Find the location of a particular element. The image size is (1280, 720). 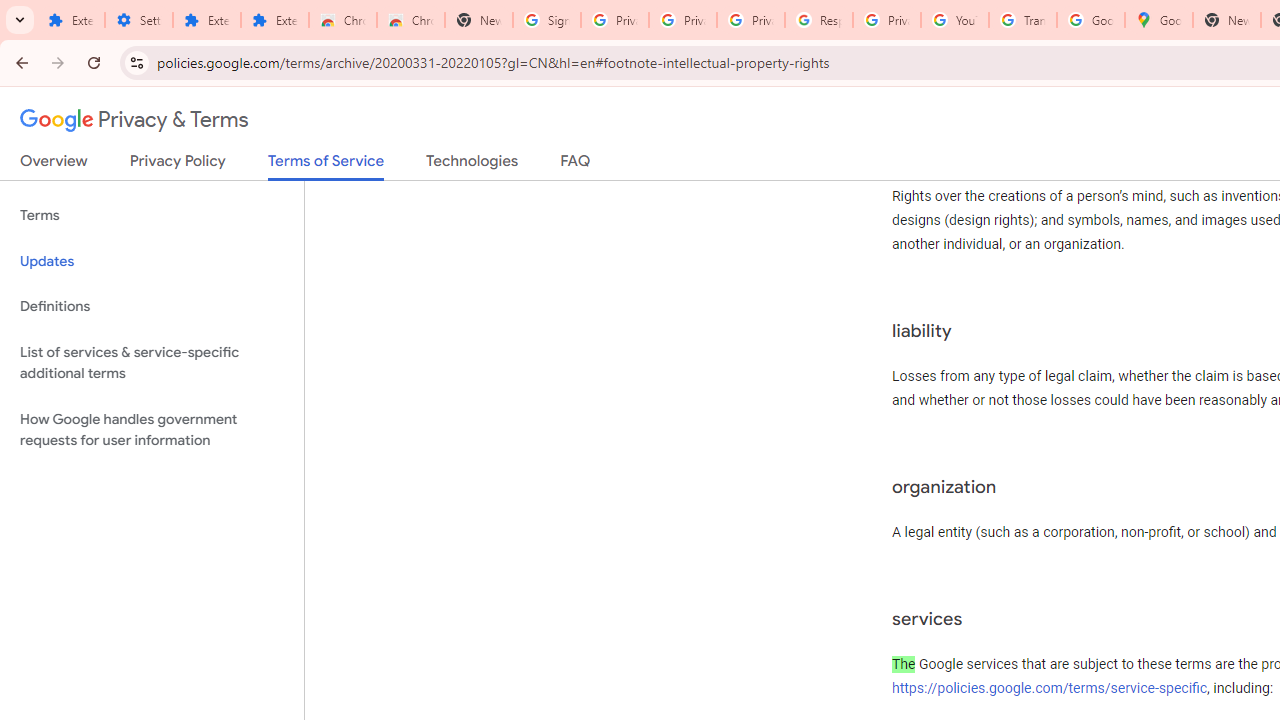

'Chrome Web Store' is located at coordinates (343, 20).